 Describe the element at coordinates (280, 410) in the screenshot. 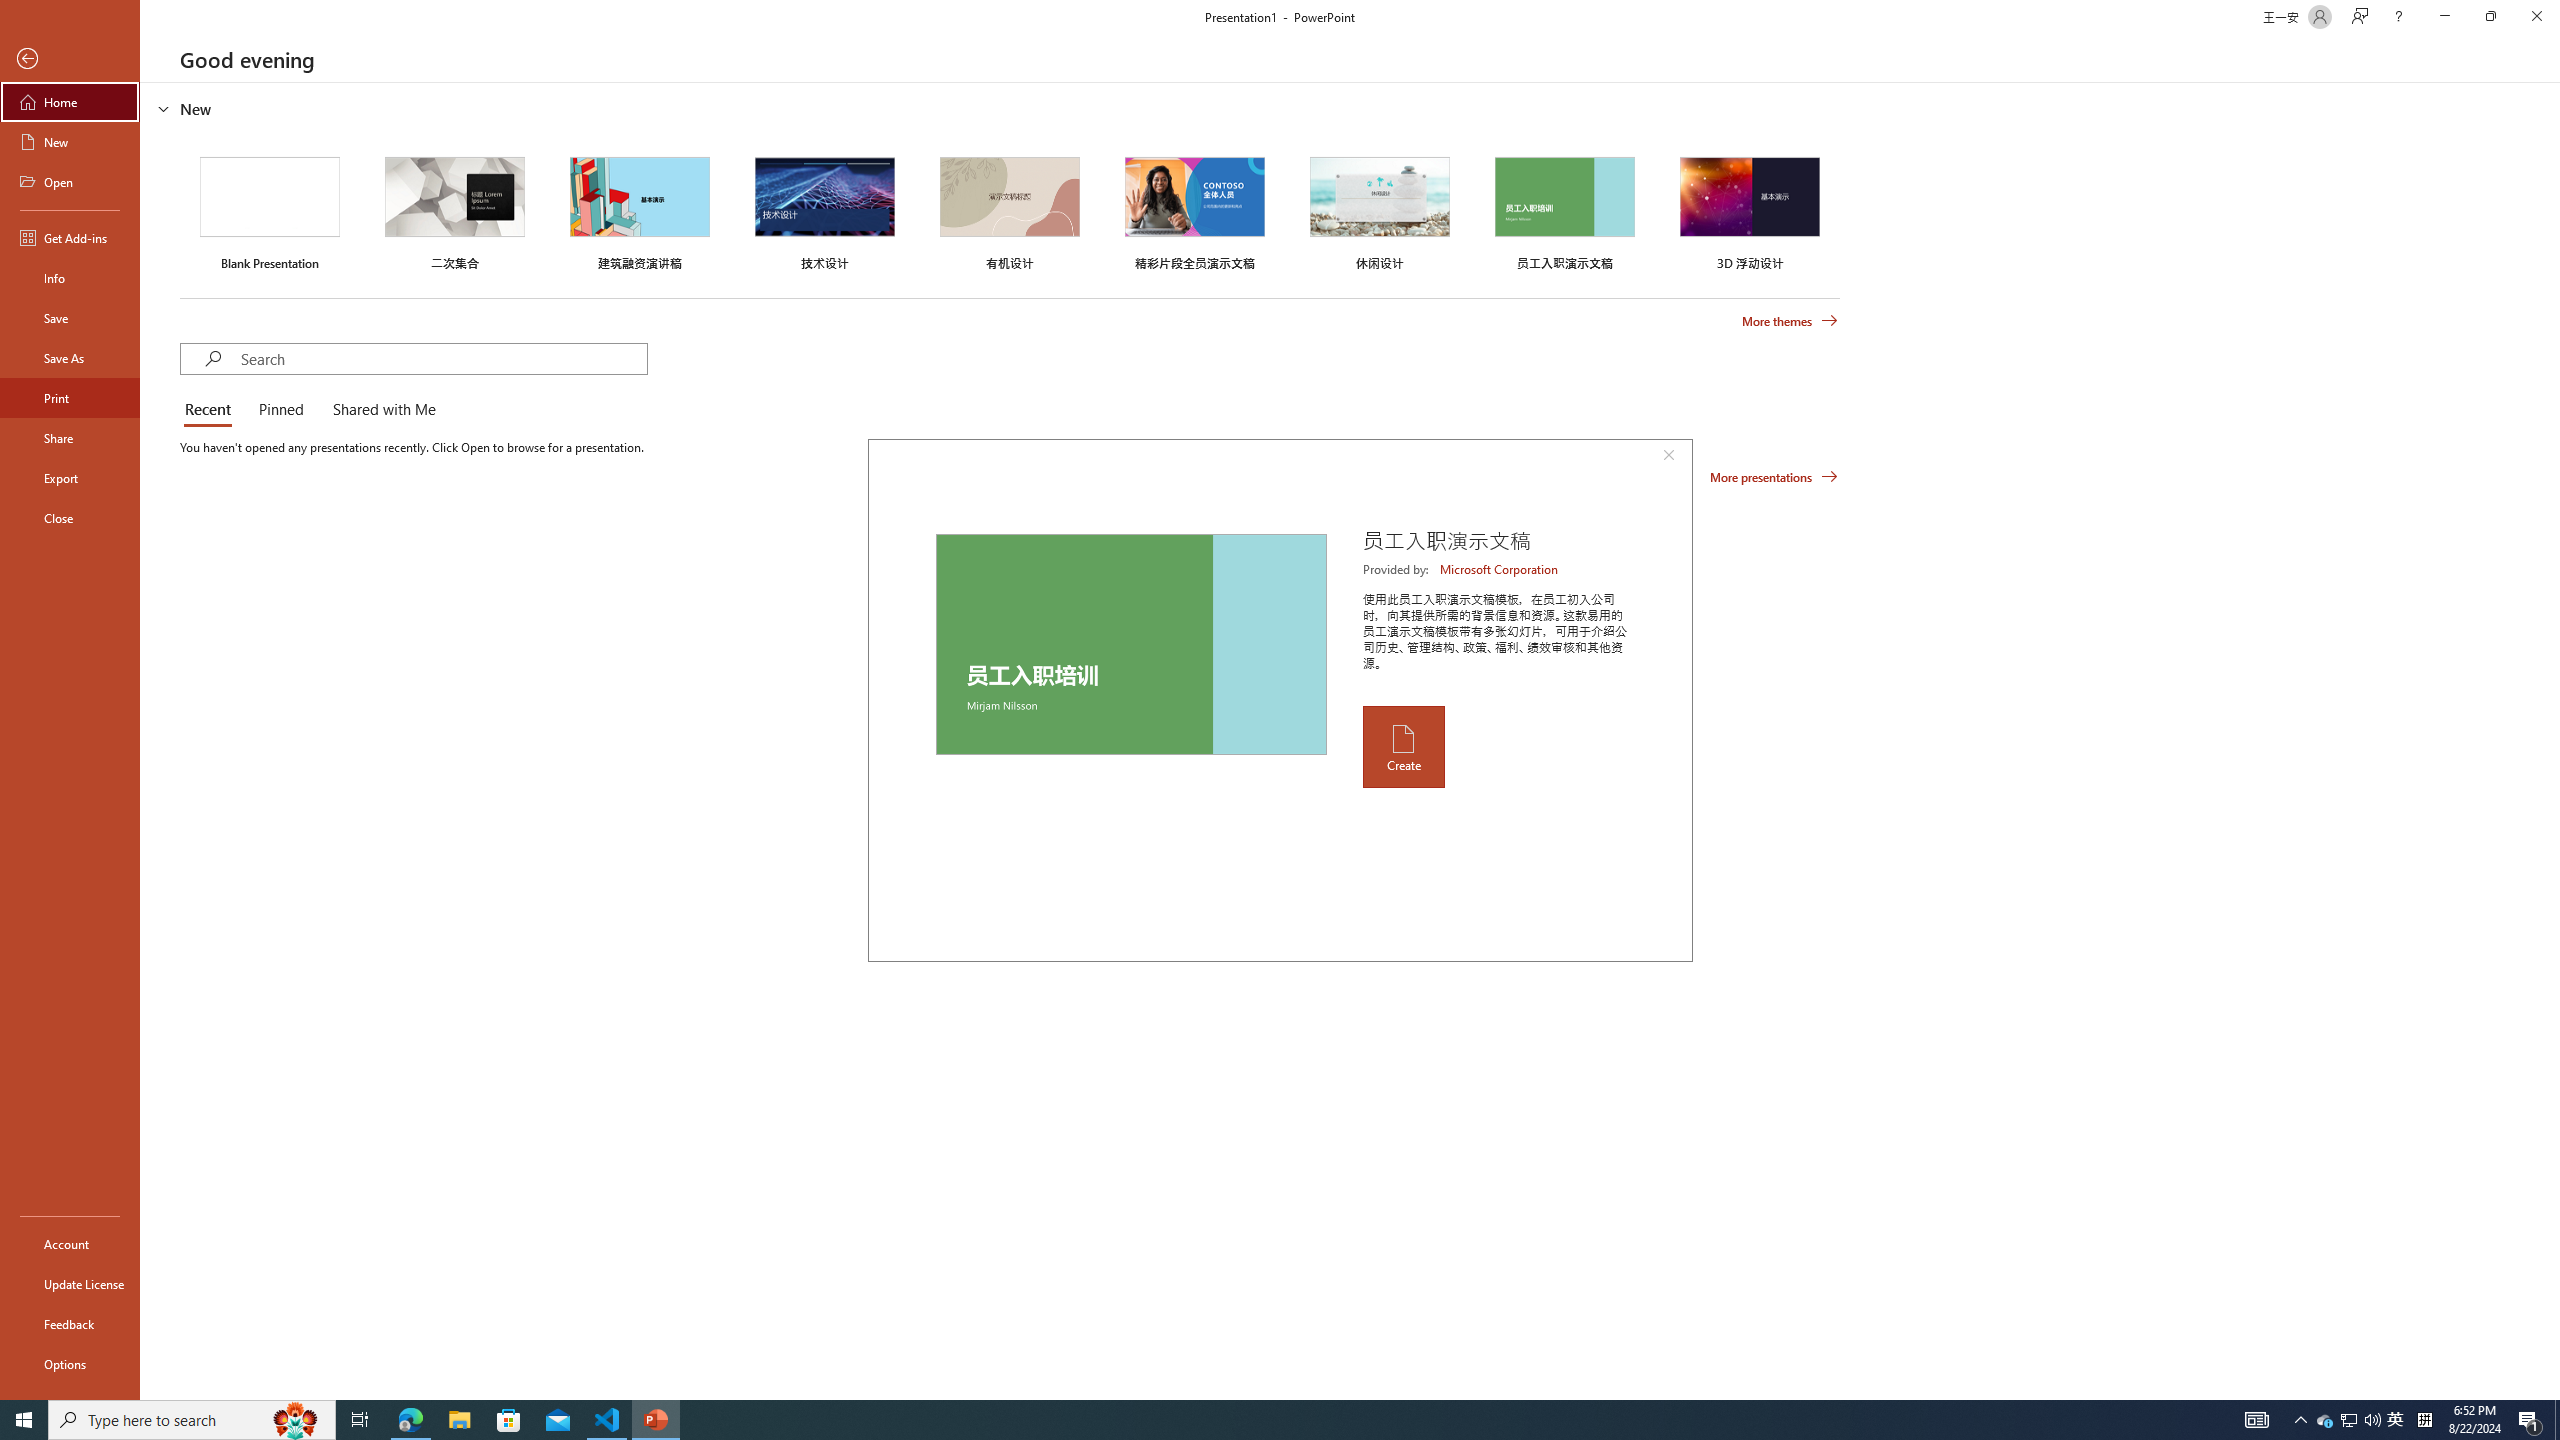

I see `'Pinned'` at that location.